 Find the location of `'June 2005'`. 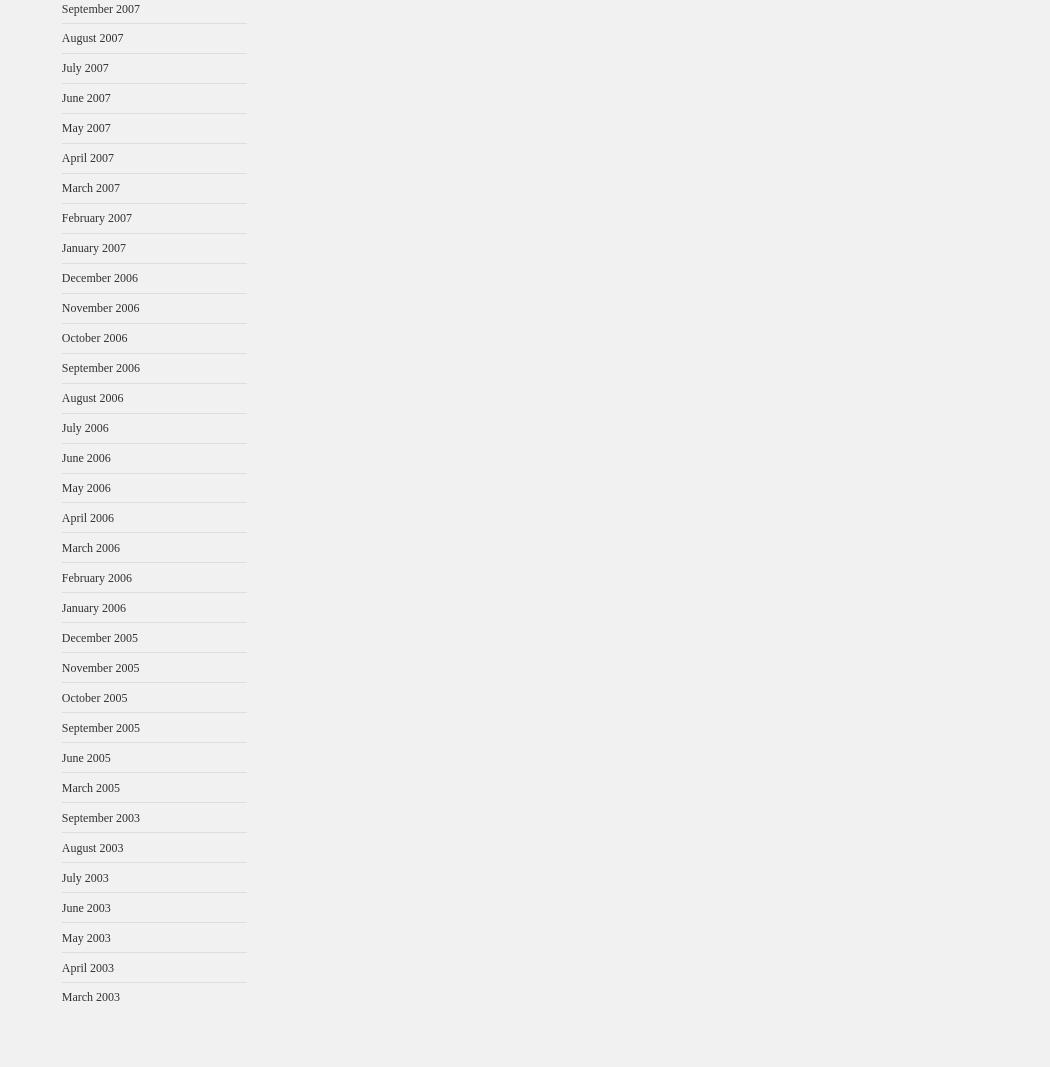

'June 2005' is located at coordinates (85, 756).